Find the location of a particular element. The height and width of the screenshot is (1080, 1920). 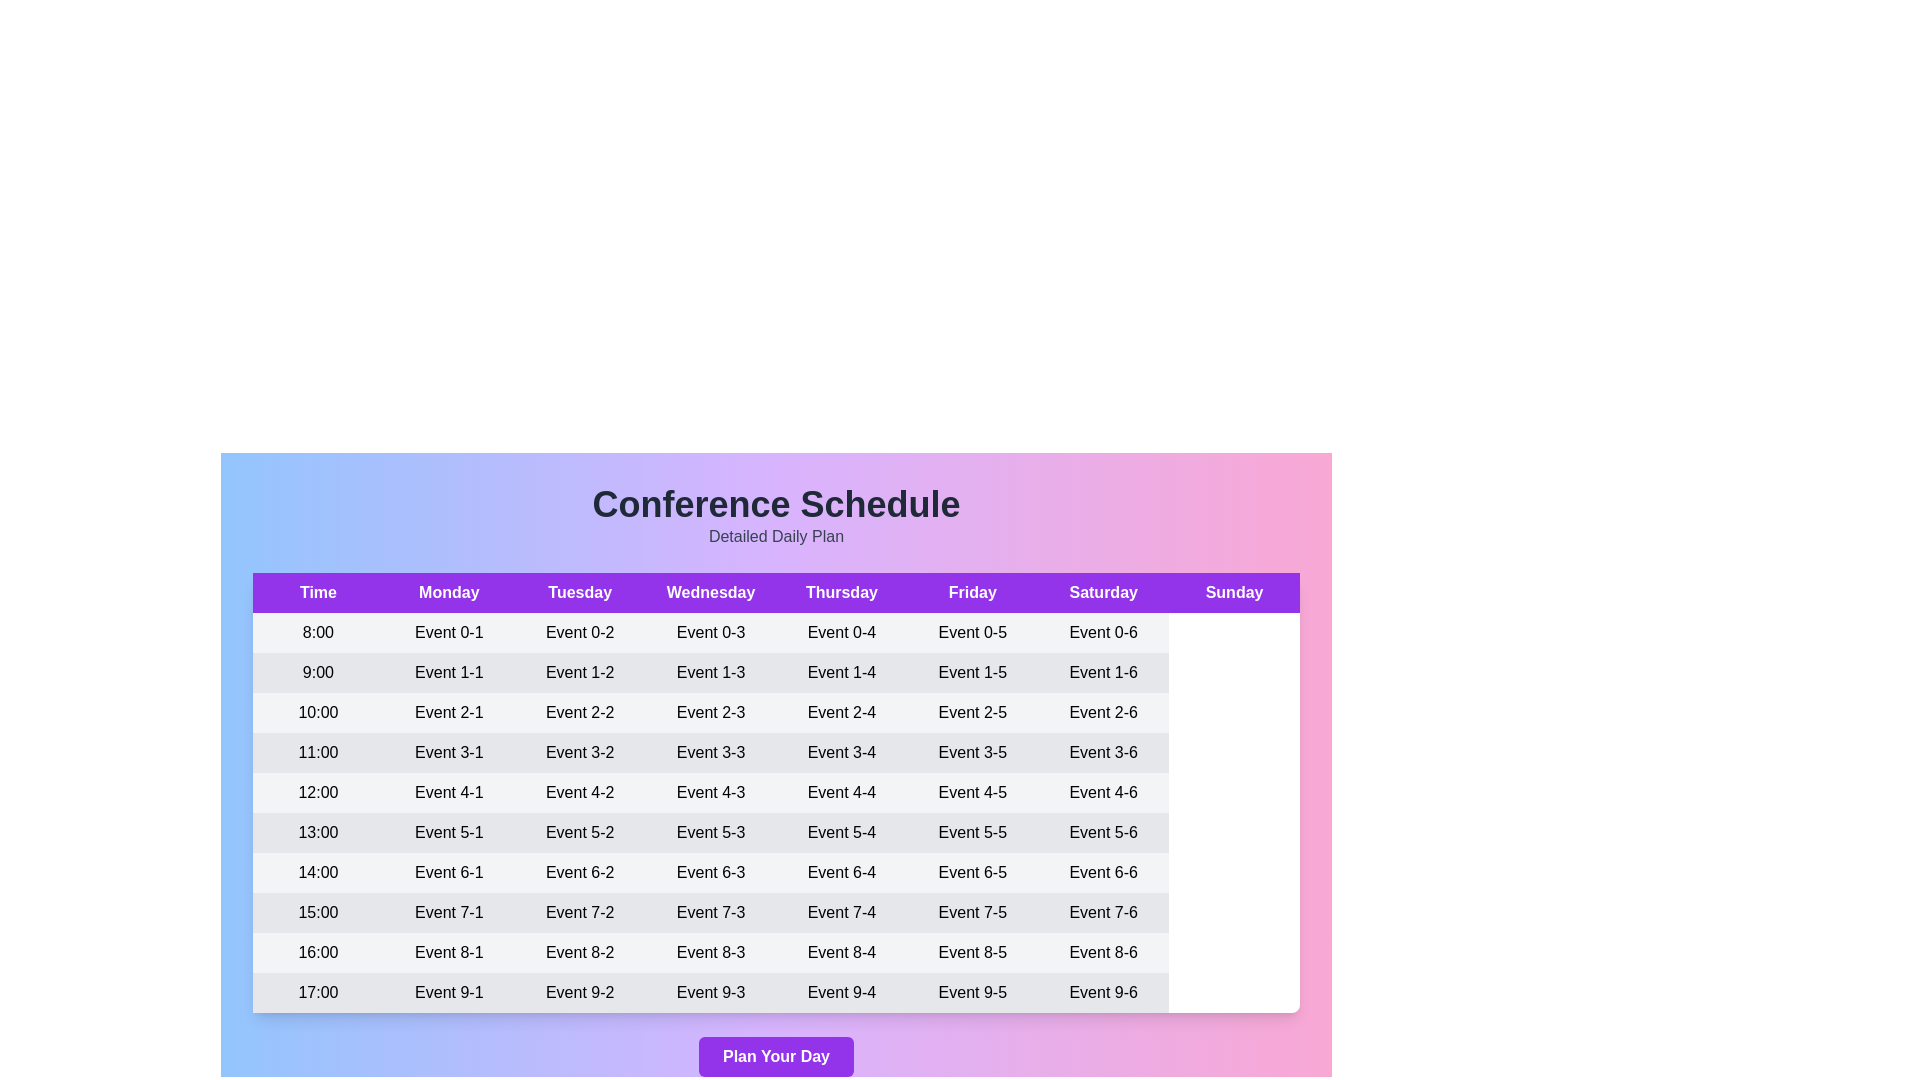

the 'Plan Your Day' button is located at coordinates (775, 1055).